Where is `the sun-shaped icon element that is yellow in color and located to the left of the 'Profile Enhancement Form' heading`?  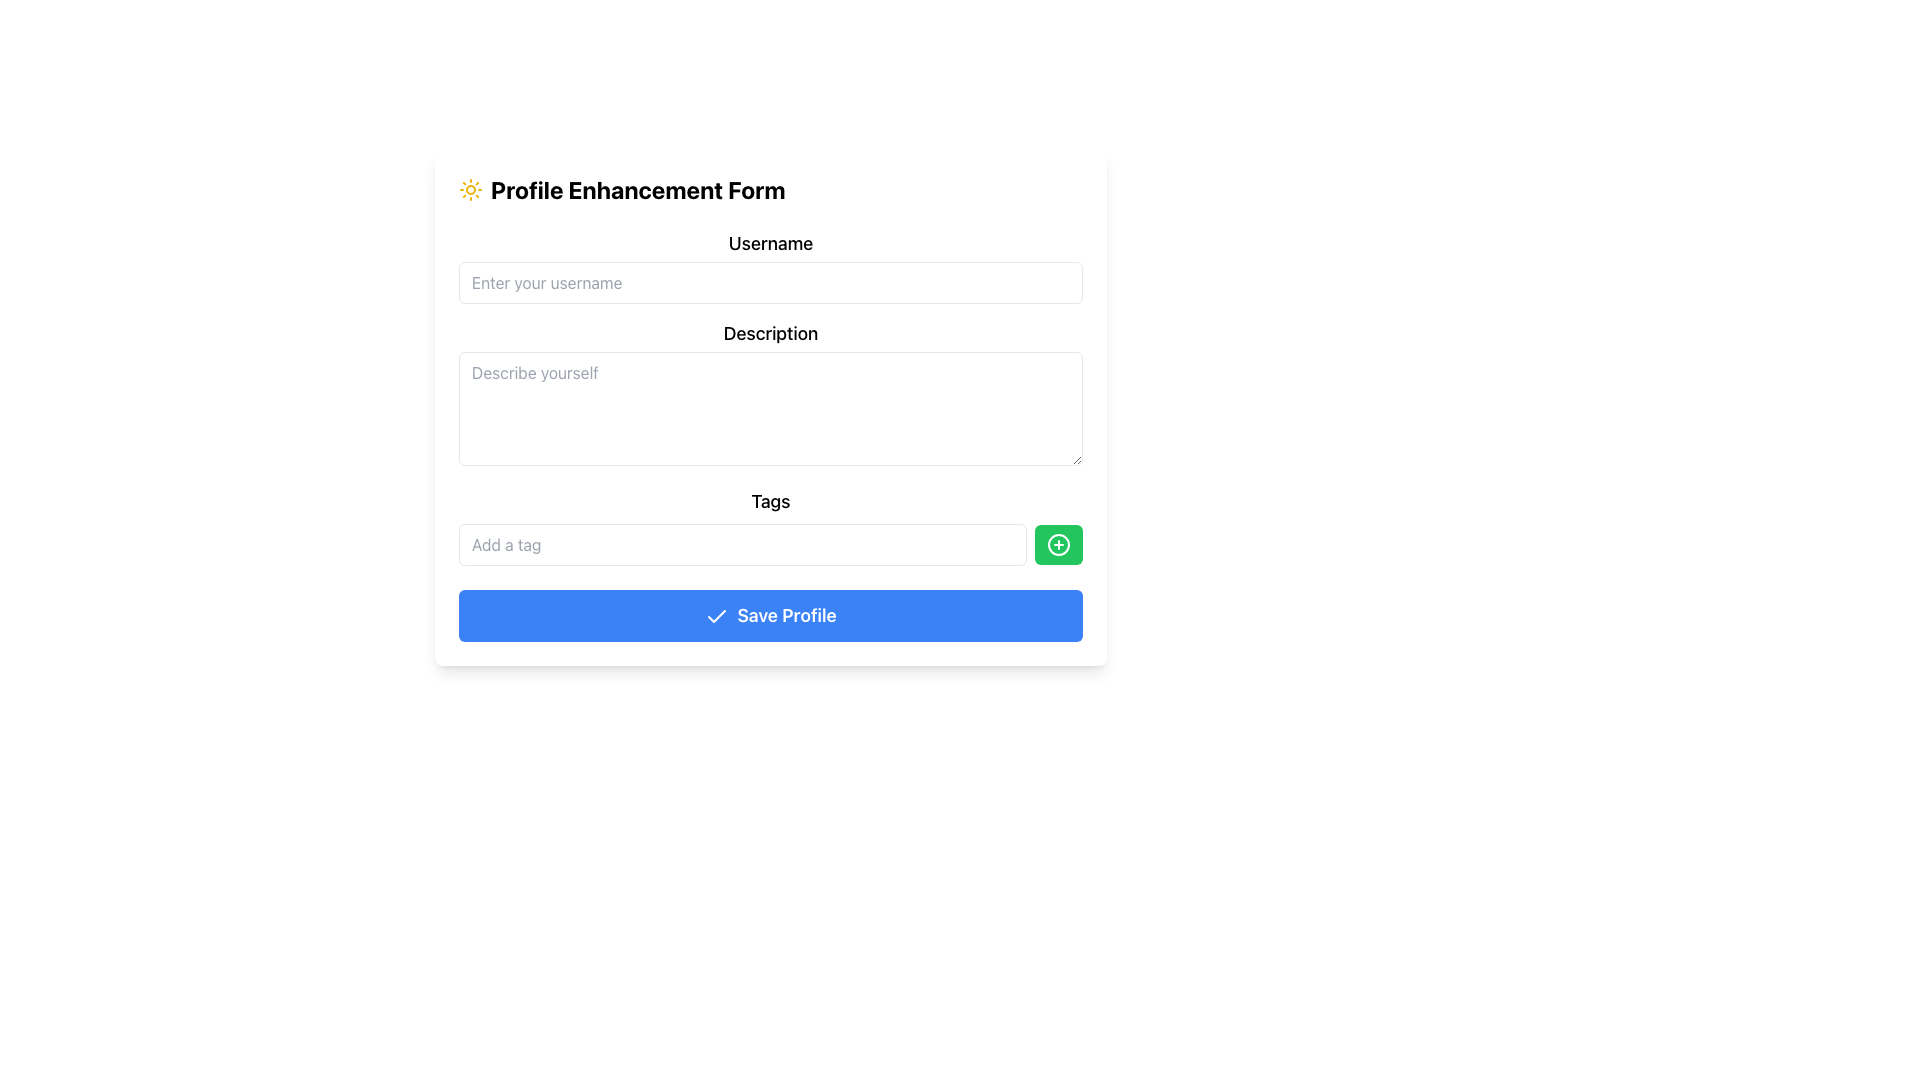 the sun-shaped icon element that is yellow in color and located to the left of the 'Profile Enhancement Form' heading is located at coordinates (469, 189).